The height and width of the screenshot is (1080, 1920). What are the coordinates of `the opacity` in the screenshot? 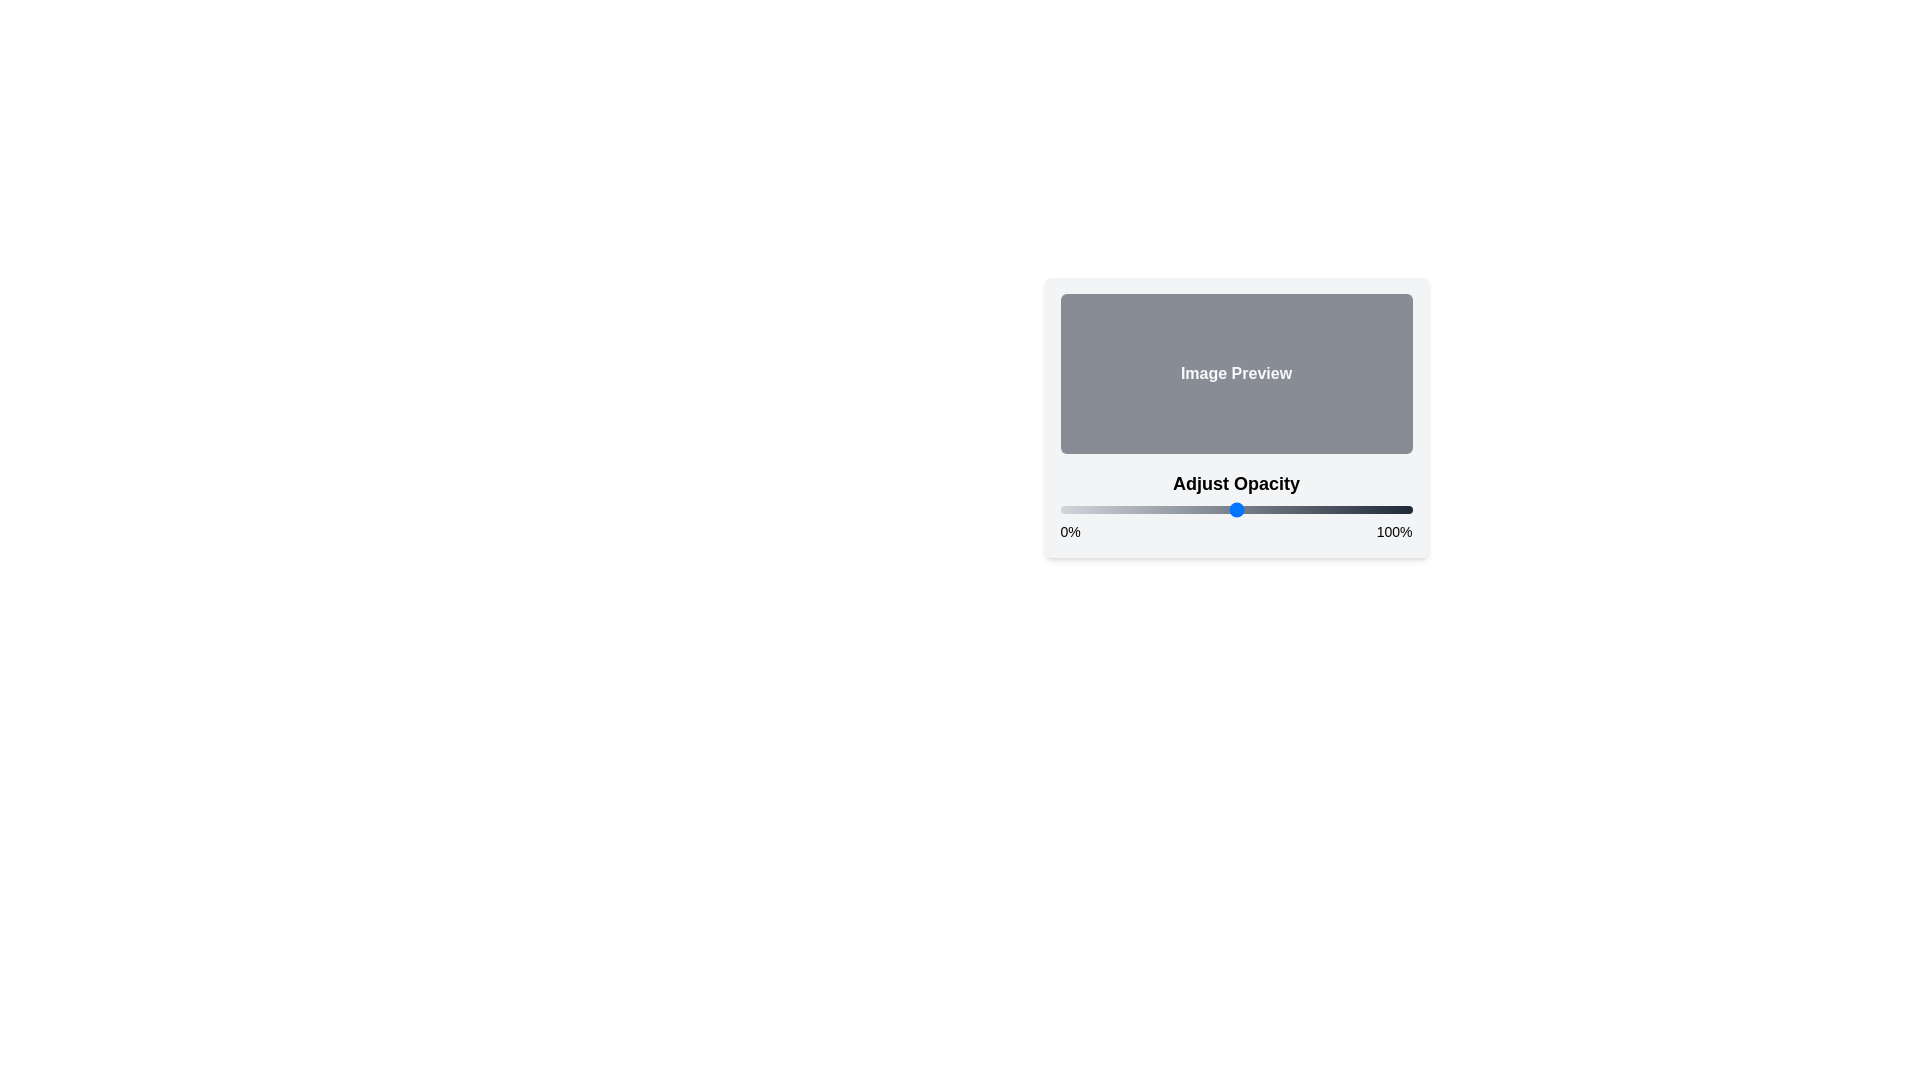 It's located at (1349, 508).